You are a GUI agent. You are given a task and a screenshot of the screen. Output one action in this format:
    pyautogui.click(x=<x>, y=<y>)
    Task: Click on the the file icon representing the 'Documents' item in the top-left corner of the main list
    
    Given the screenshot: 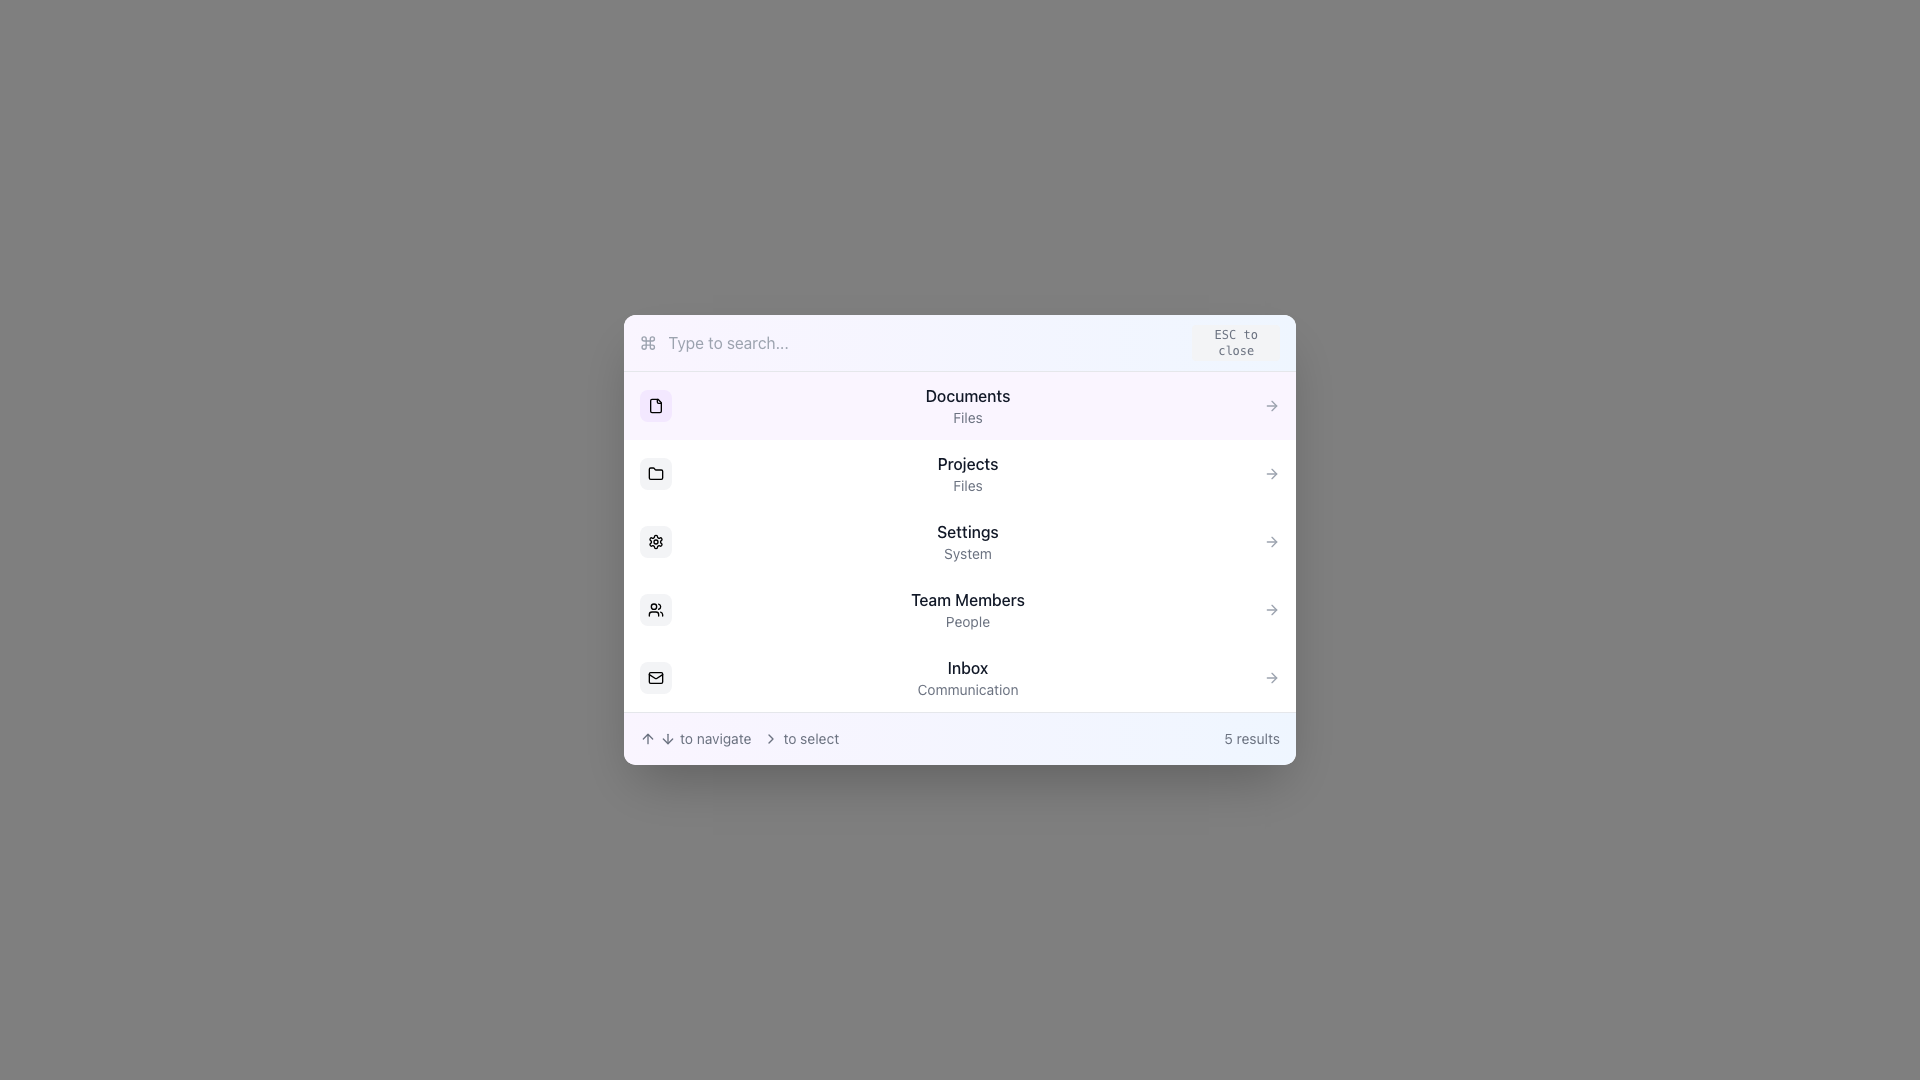 What is the action you would take?
    pyautogui.click(x=656, y=405)
    